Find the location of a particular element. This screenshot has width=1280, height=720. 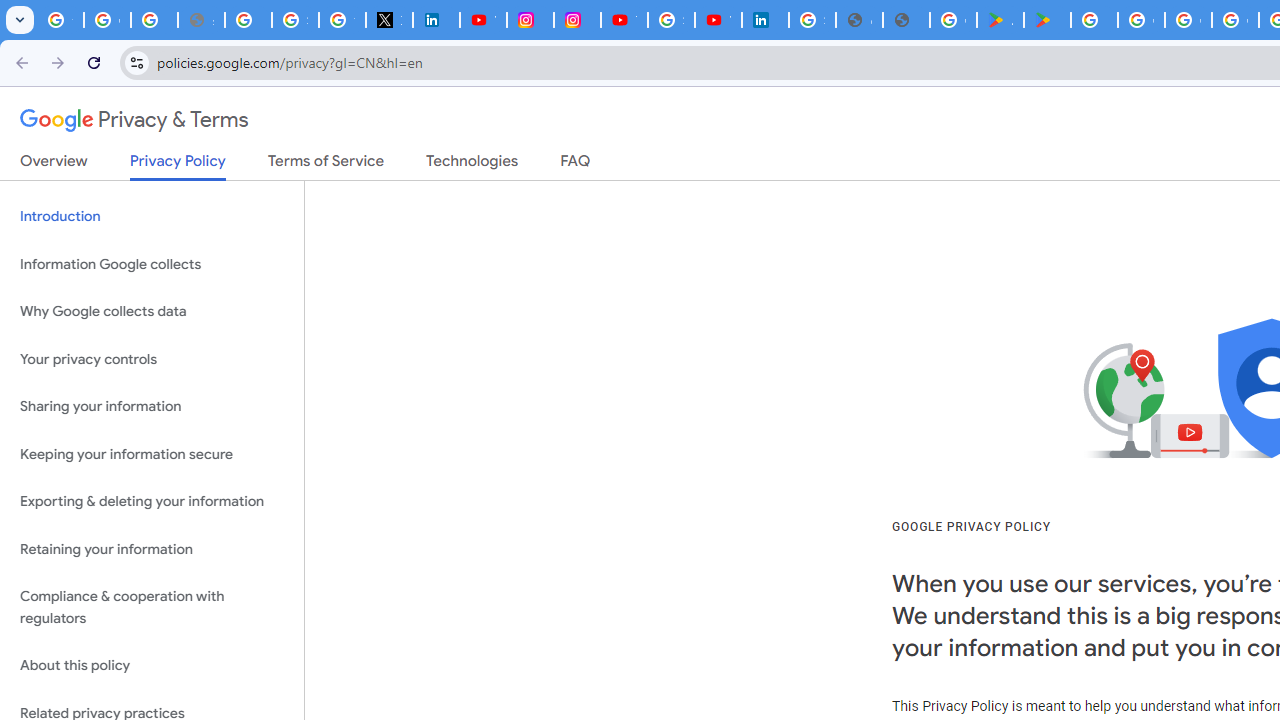

'PAW Patrol Rescue World - Apps on Google Play' is located at coordinates (1046, 20).